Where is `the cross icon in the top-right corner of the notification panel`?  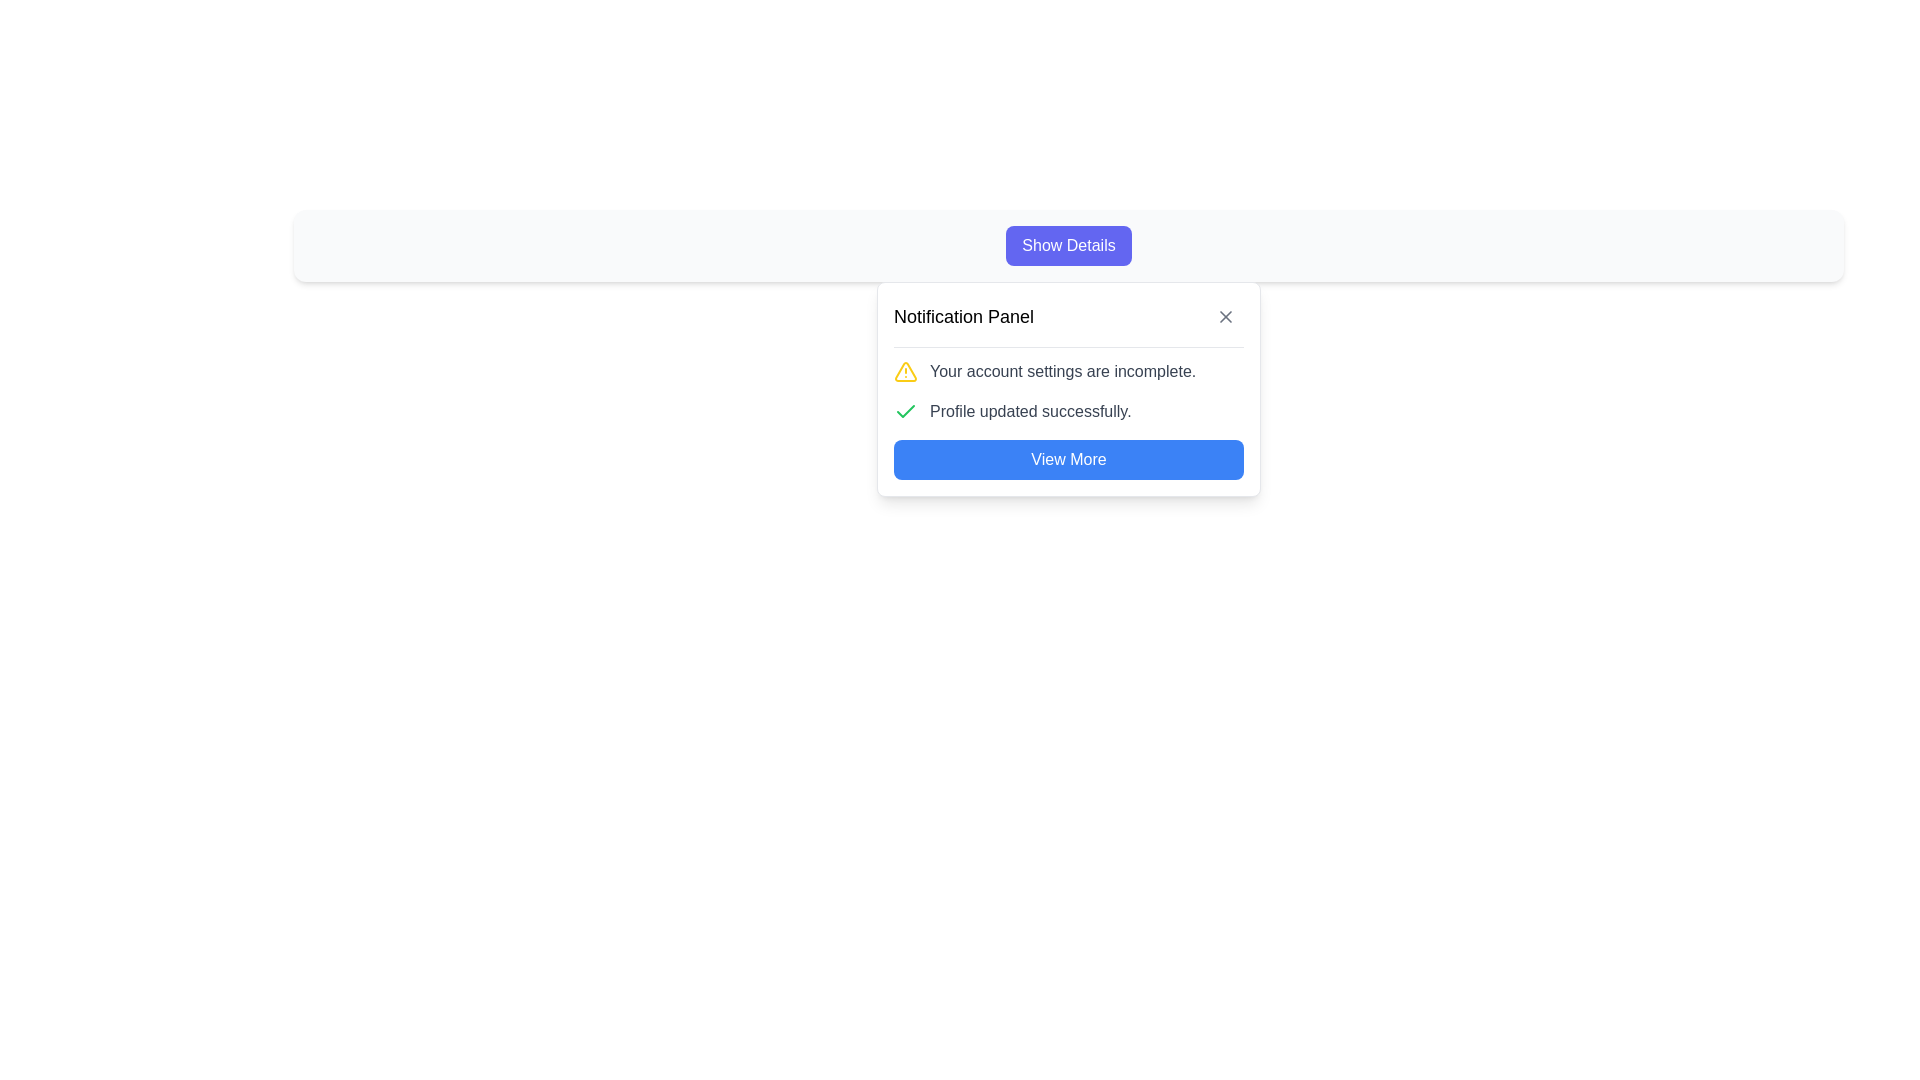 the cross icon in the top-right corner of the notification panel is located at coordinates (1224, 315).